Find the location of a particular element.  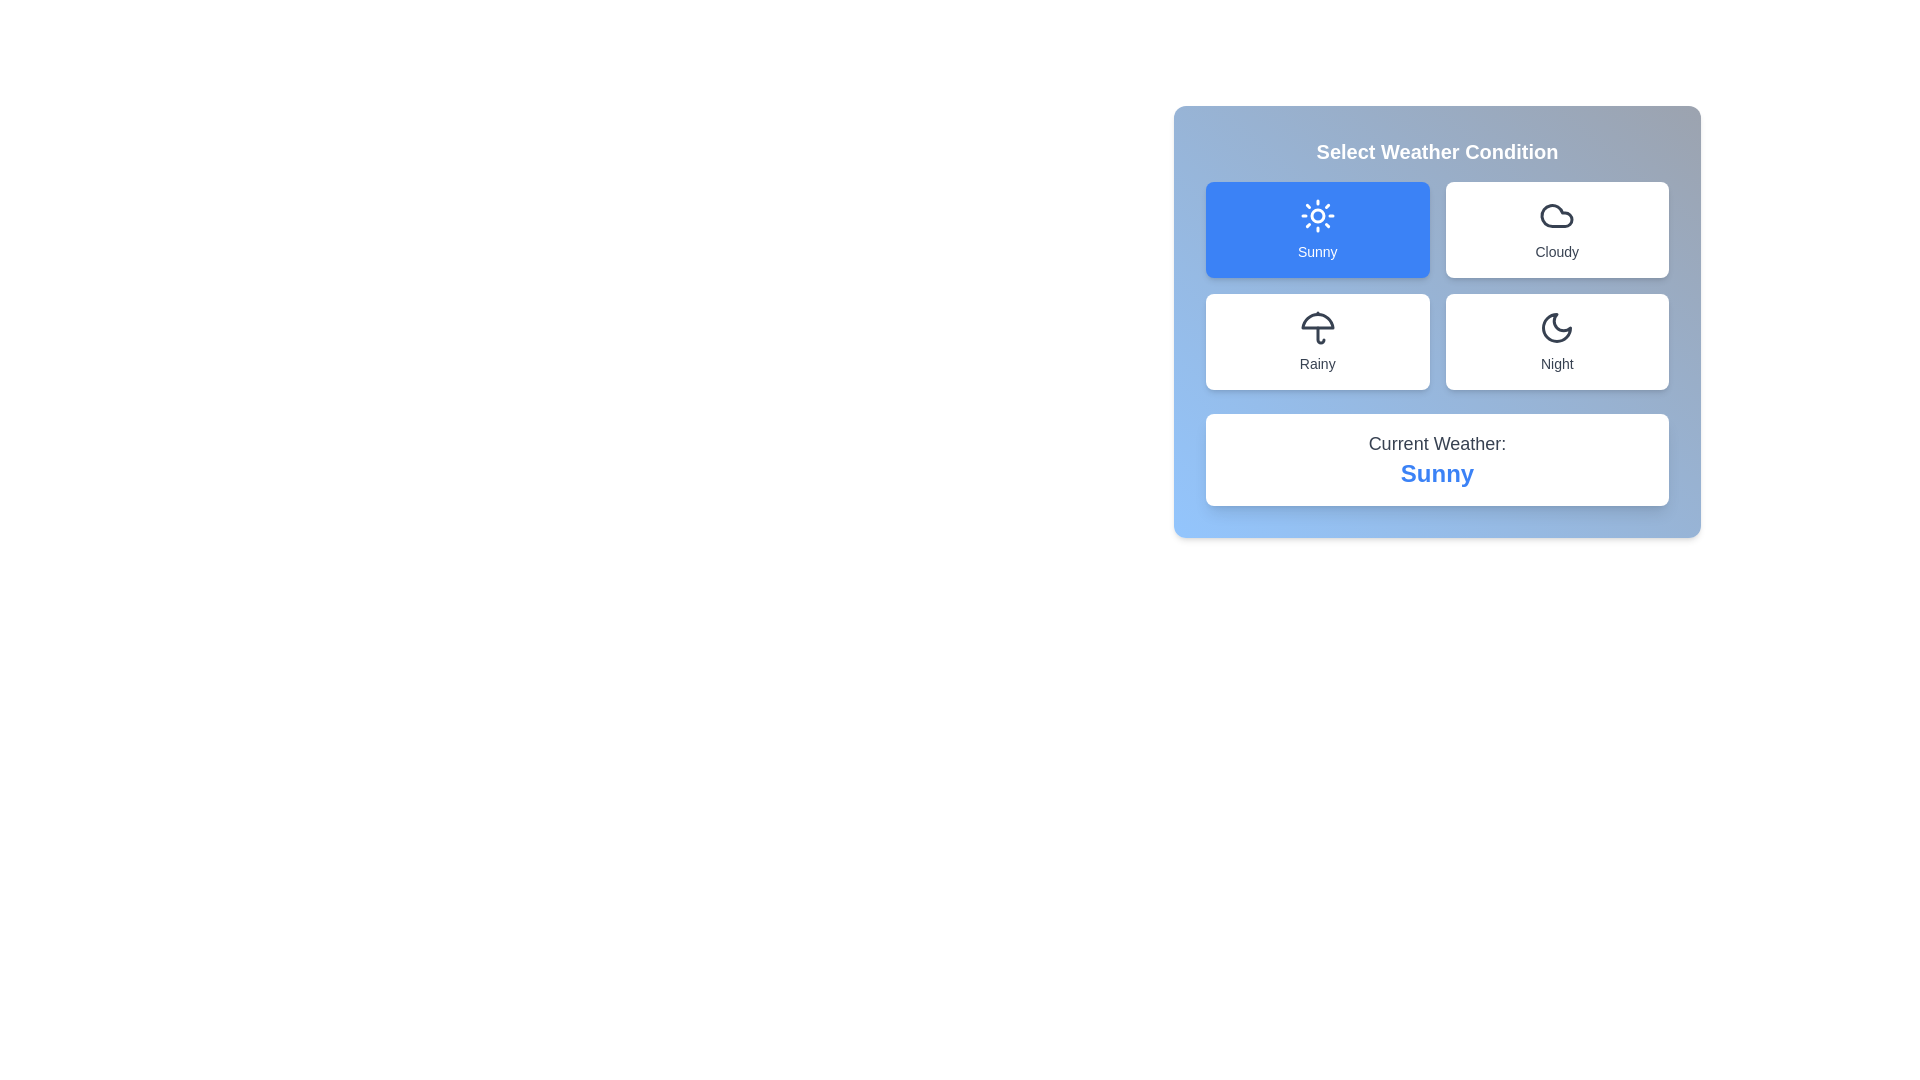

the weather condition Rainy by clicking the corresponding button is located at coordinates (1317, 341).